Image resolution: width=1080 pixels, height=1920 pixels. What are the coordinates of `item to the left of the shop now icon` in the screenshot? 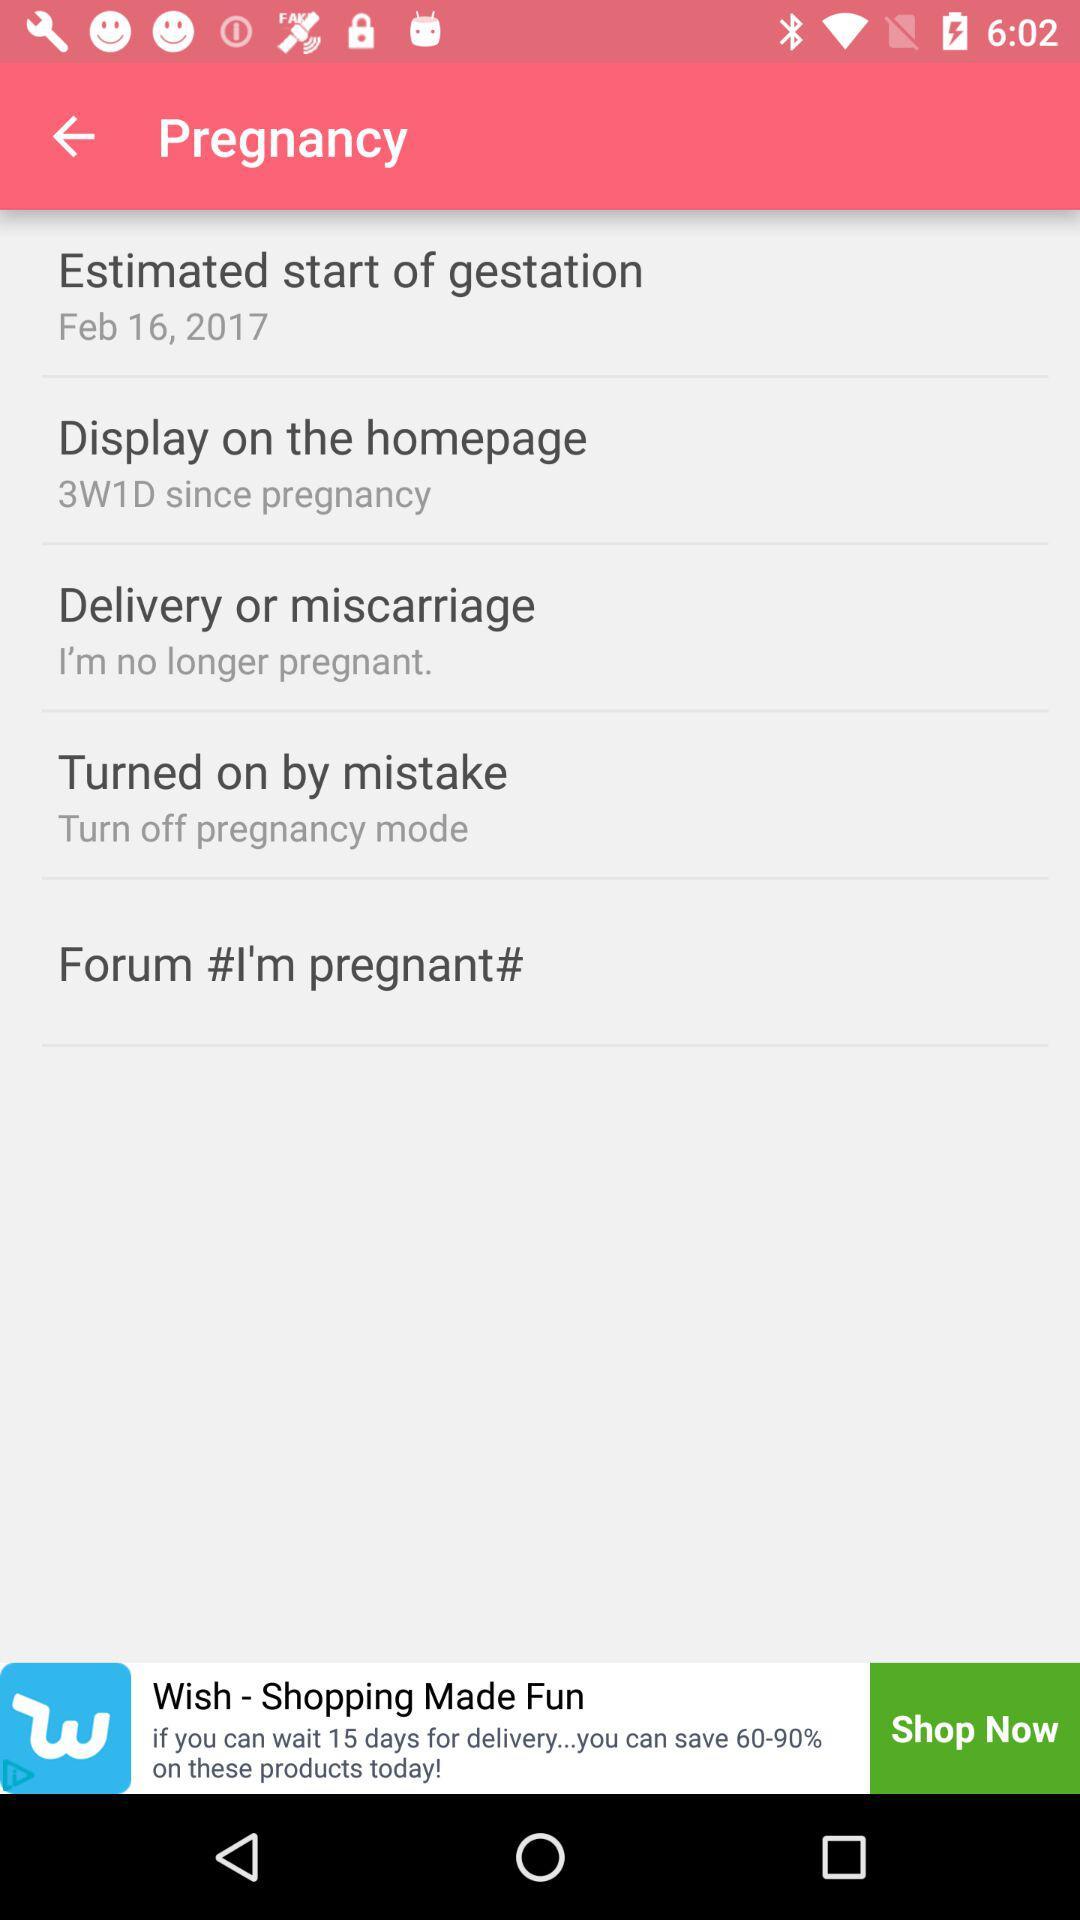 It's located at (496, 1751).